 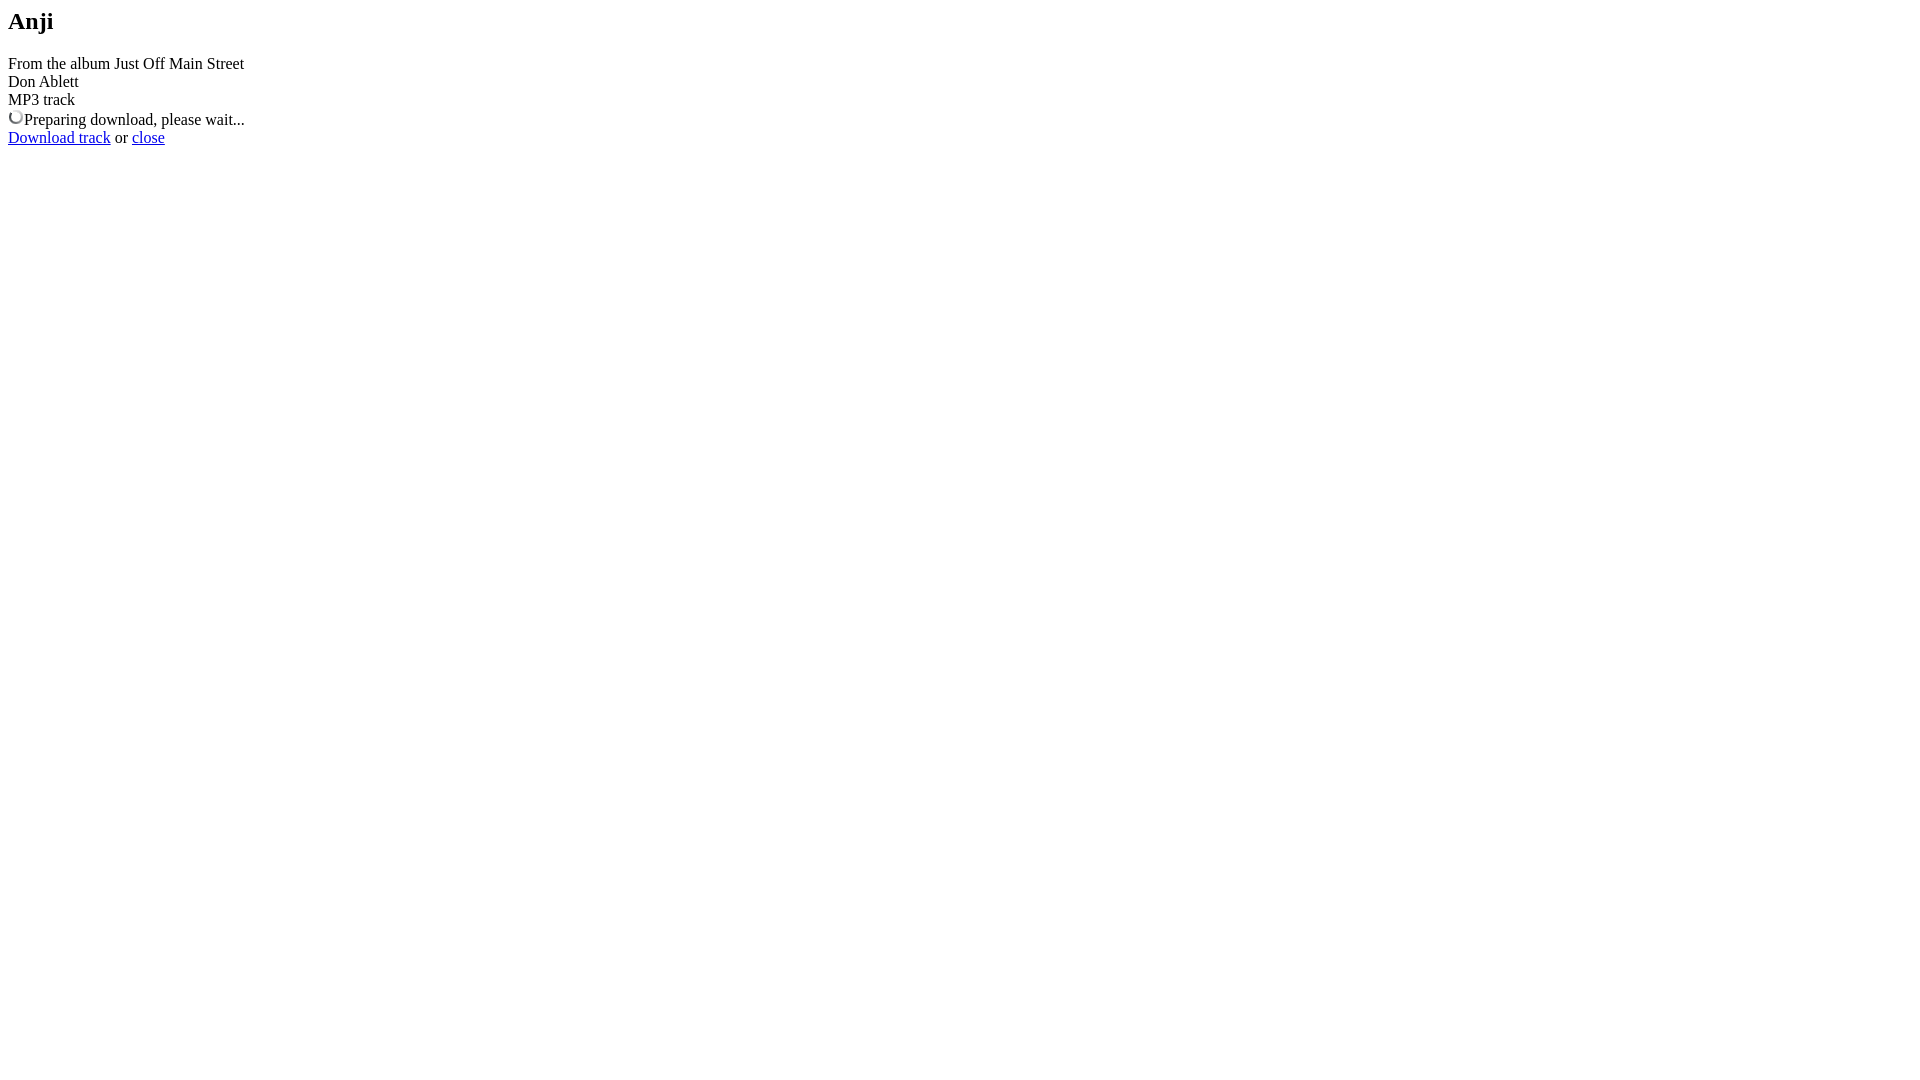 I want to click on 'close', so click(x=147, y=136).